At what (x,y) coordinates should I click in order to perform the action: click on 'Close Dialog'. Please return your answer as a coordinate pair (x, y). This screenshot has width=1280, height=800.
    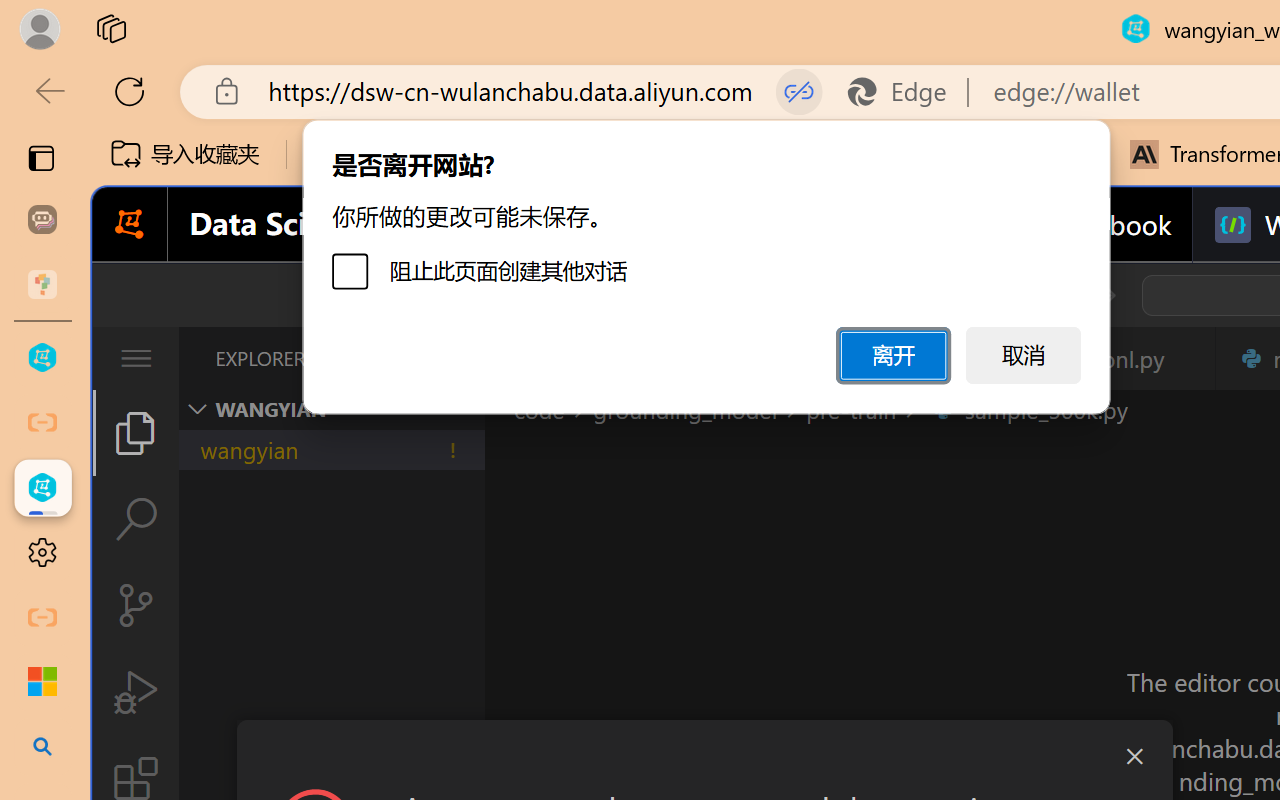
    Looking at the image, I should click on (1134, 756).